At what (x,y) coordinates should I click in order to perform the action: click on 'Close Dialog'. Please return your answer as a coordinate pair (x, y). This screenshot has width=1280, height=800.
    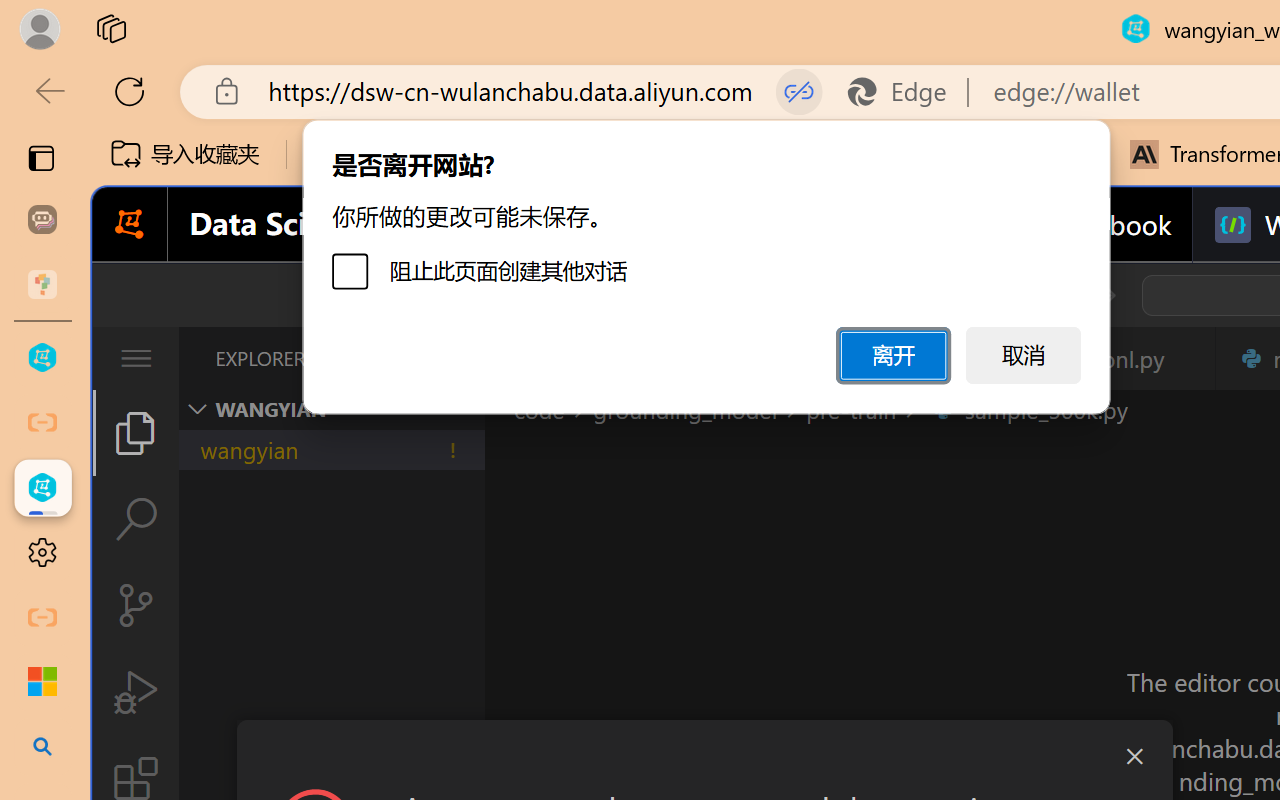
    Looking at the image, I should click on (1134, 756).